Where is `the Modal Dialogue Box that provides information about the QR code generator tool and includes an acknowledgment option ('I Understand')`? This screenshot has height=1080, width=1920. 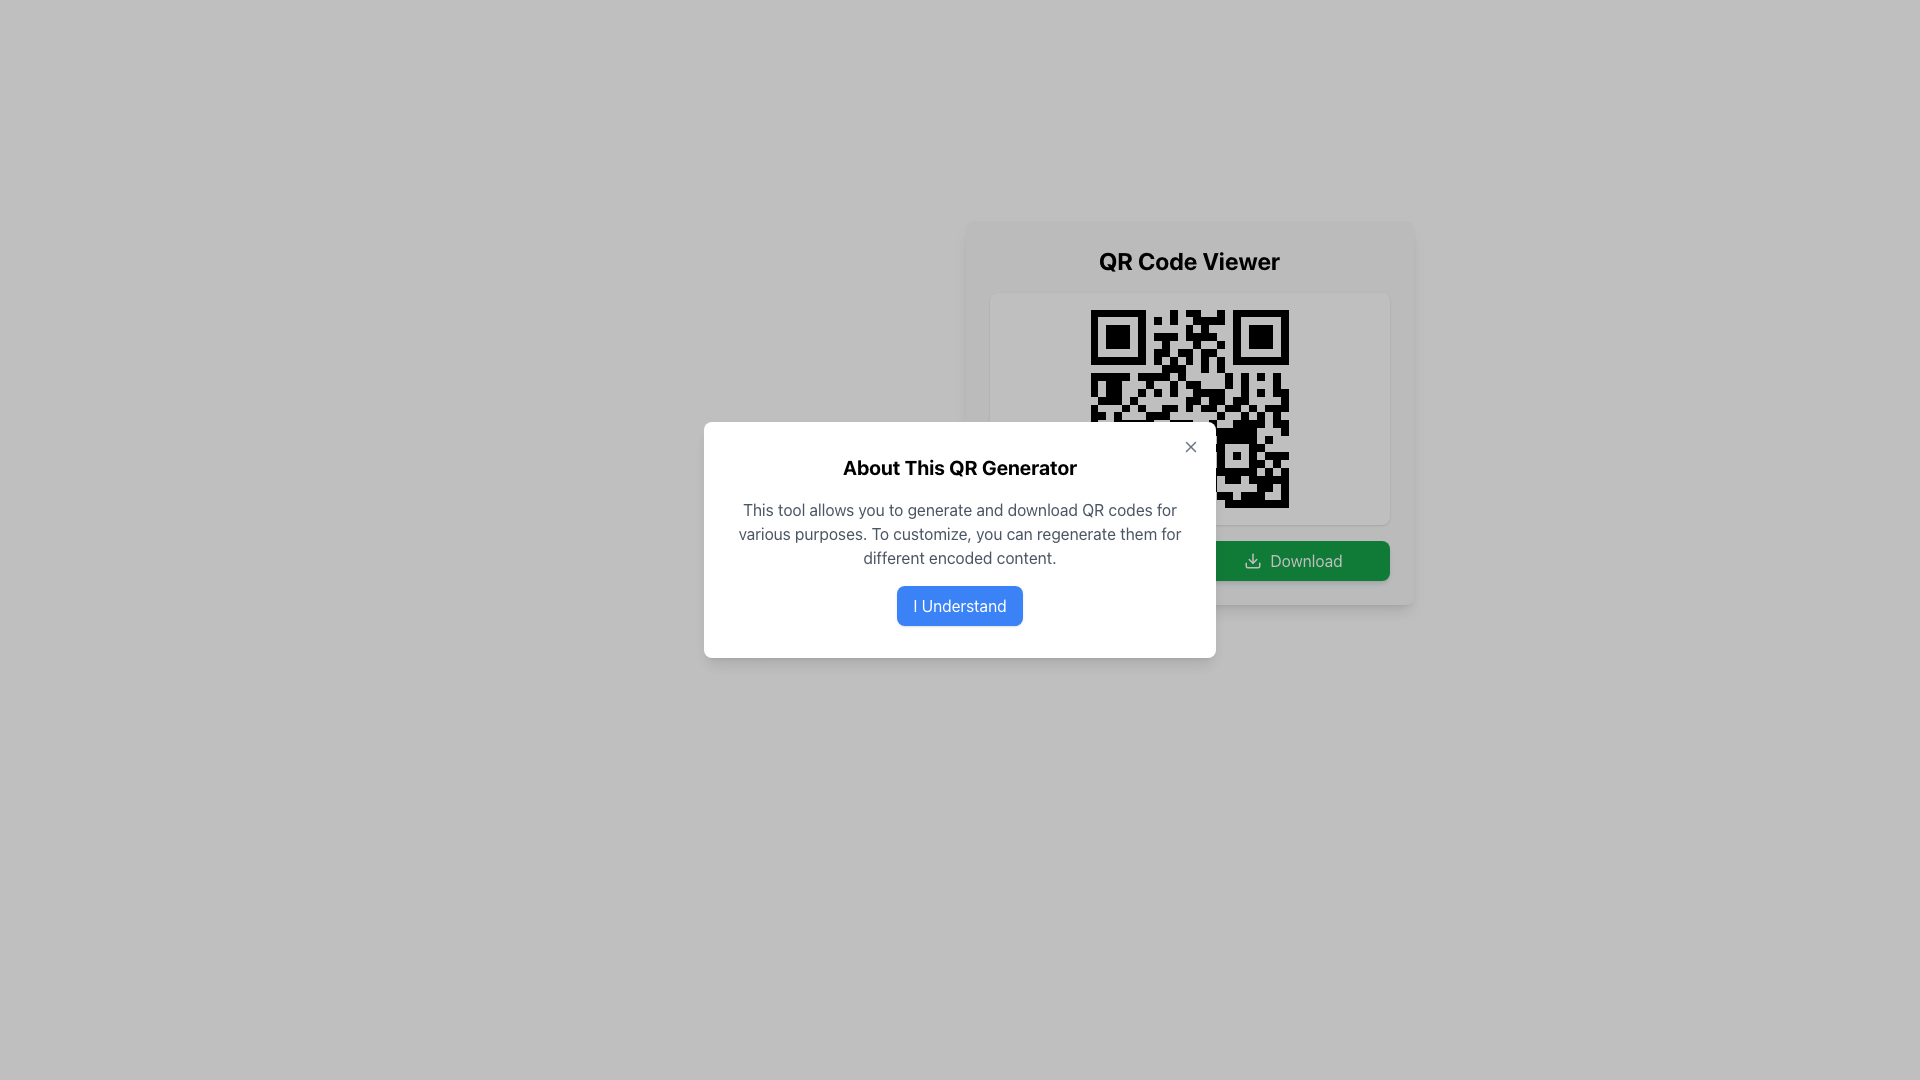
the Modal Dialogue Box that provides information about the QR code generator tool and includes an acknowledgment option ('I Understand') is located at coordinates (960, 540).